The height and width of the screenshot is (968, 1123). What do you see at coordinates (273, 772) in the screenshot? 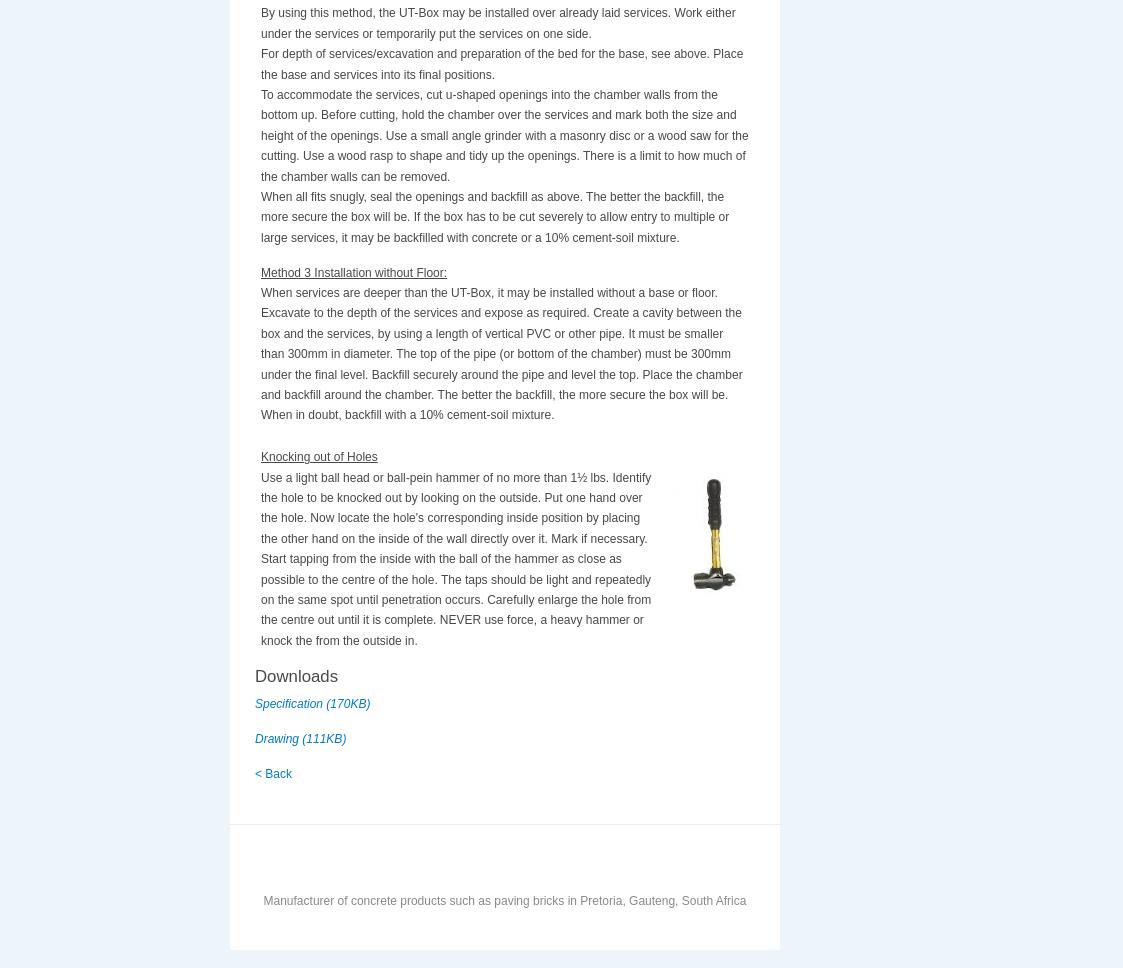
I see `'< Back'` at bounding box center [273, 772].